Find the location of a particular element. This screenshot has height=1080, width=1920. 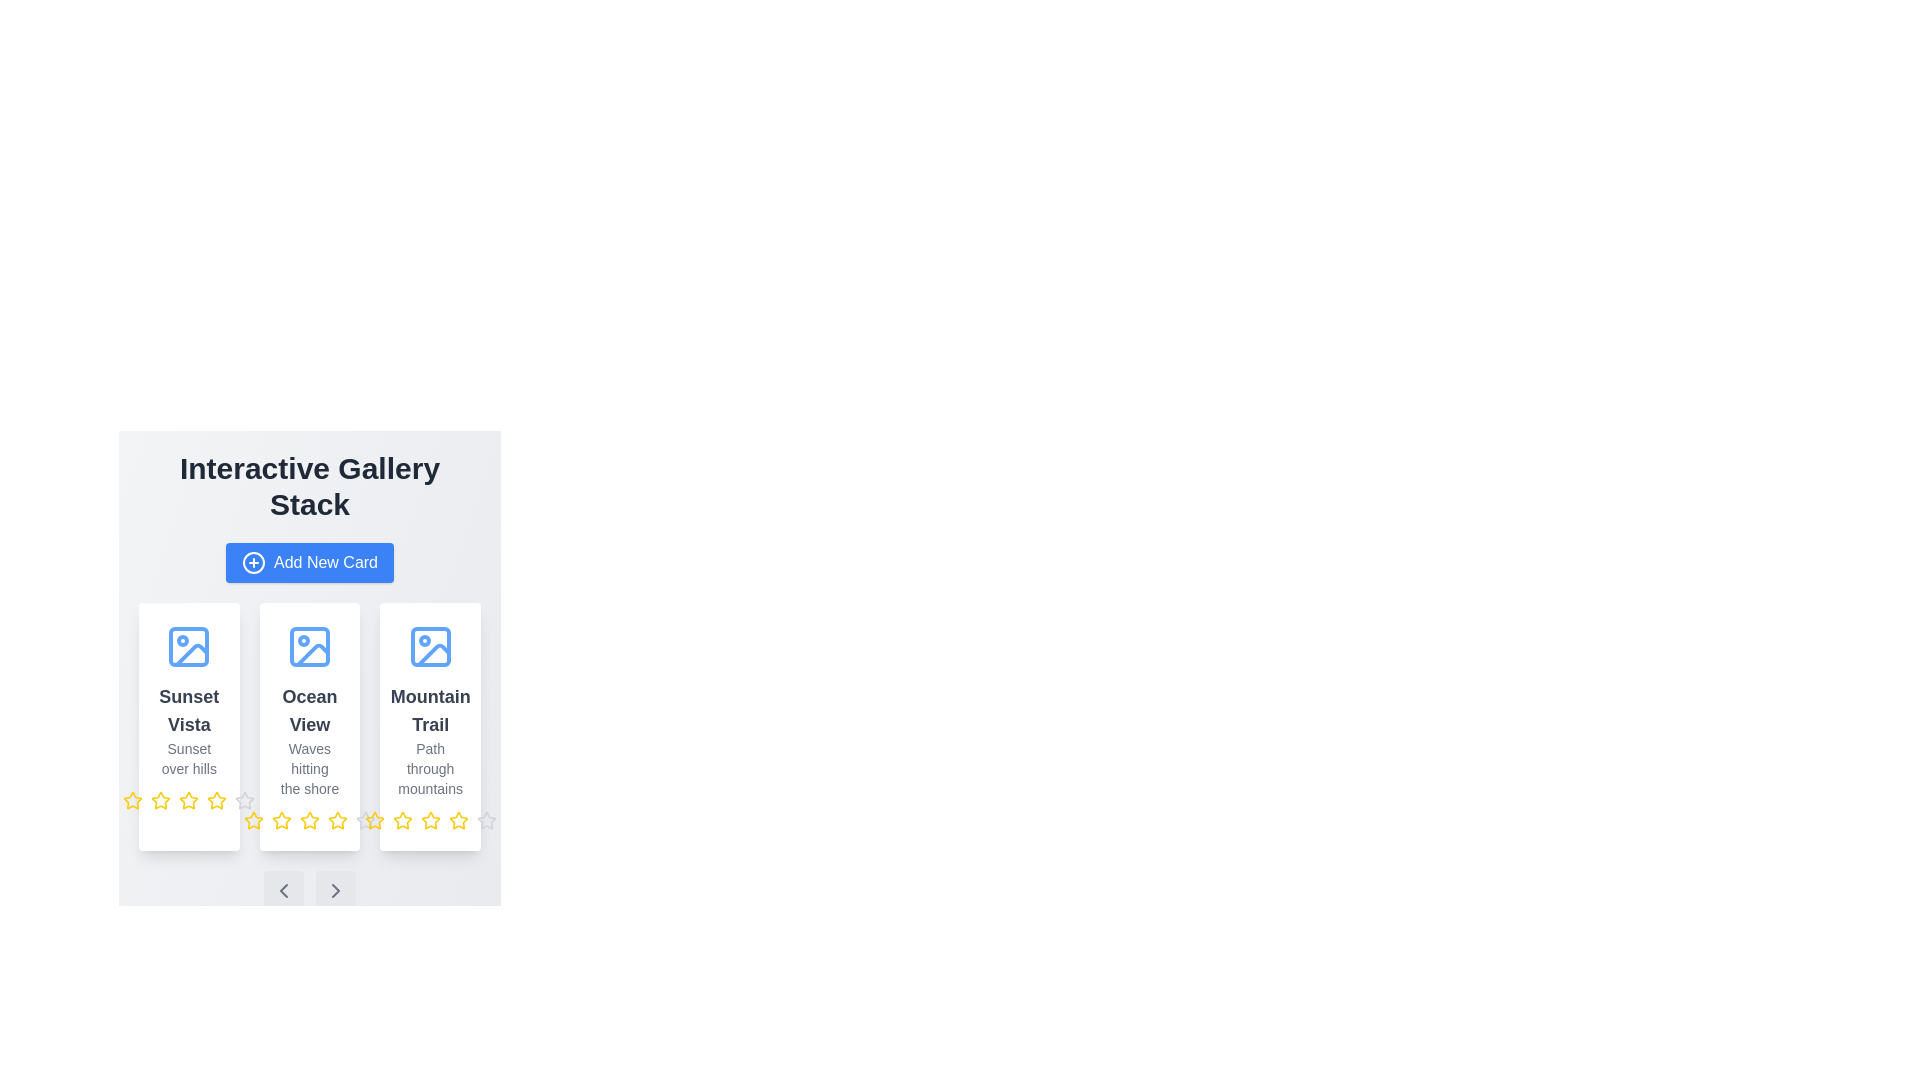

the backward navigation button located at the bottom-left corner of the gallery interface to observe styling changes is located at coordinates (282, 890).